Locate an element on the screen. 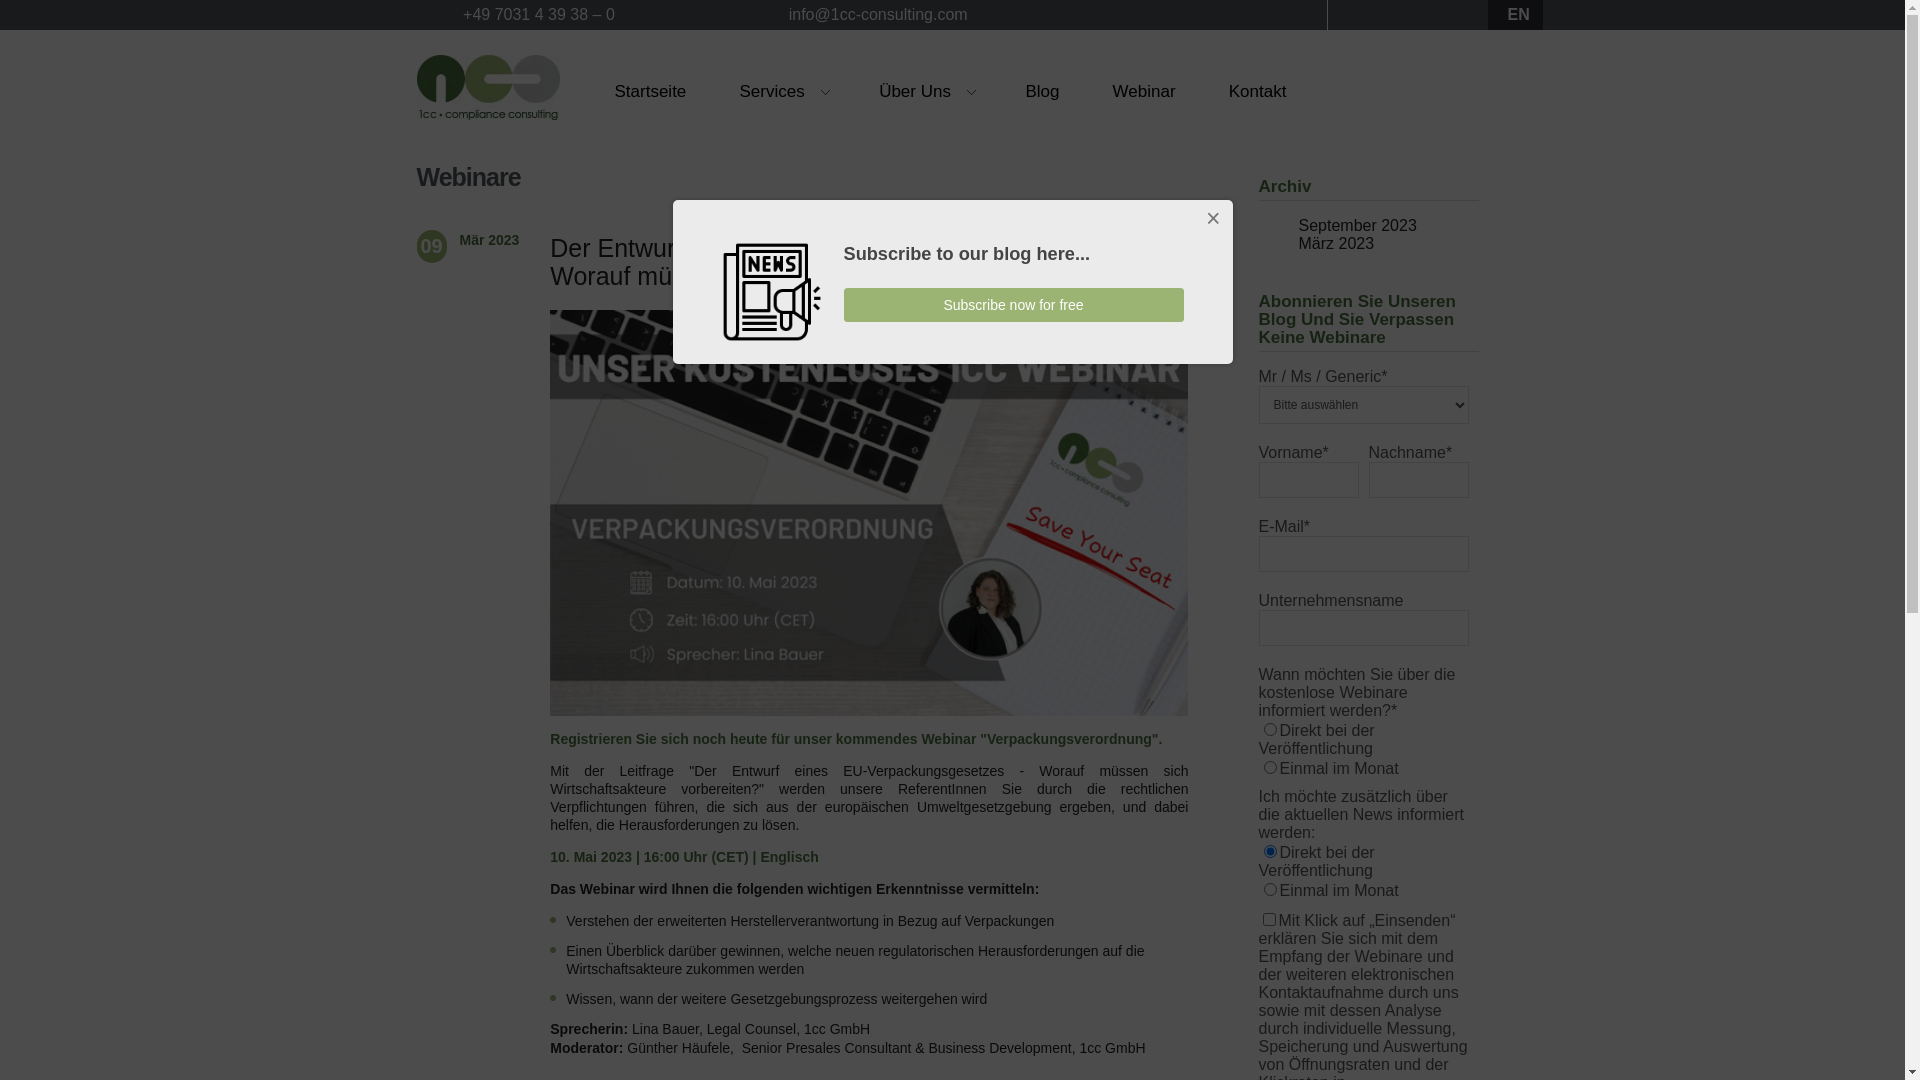 The height and width of the screenshot is (1080, 1920). 'Startseite' is located at coordinates (651, 90).